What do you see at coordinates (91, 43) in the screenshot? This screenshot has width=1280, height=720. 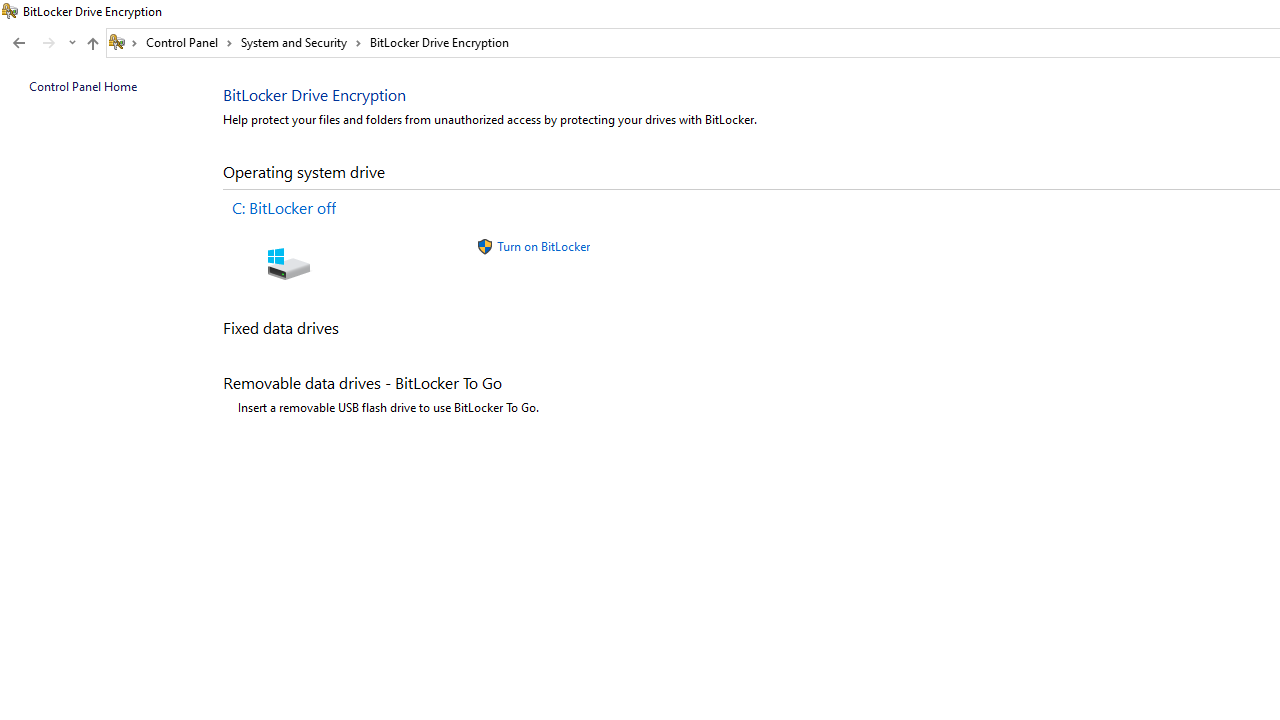 I see `'Up to "System and Security" (Alt + Up Arrow)'` at bounding box center [91, 43].